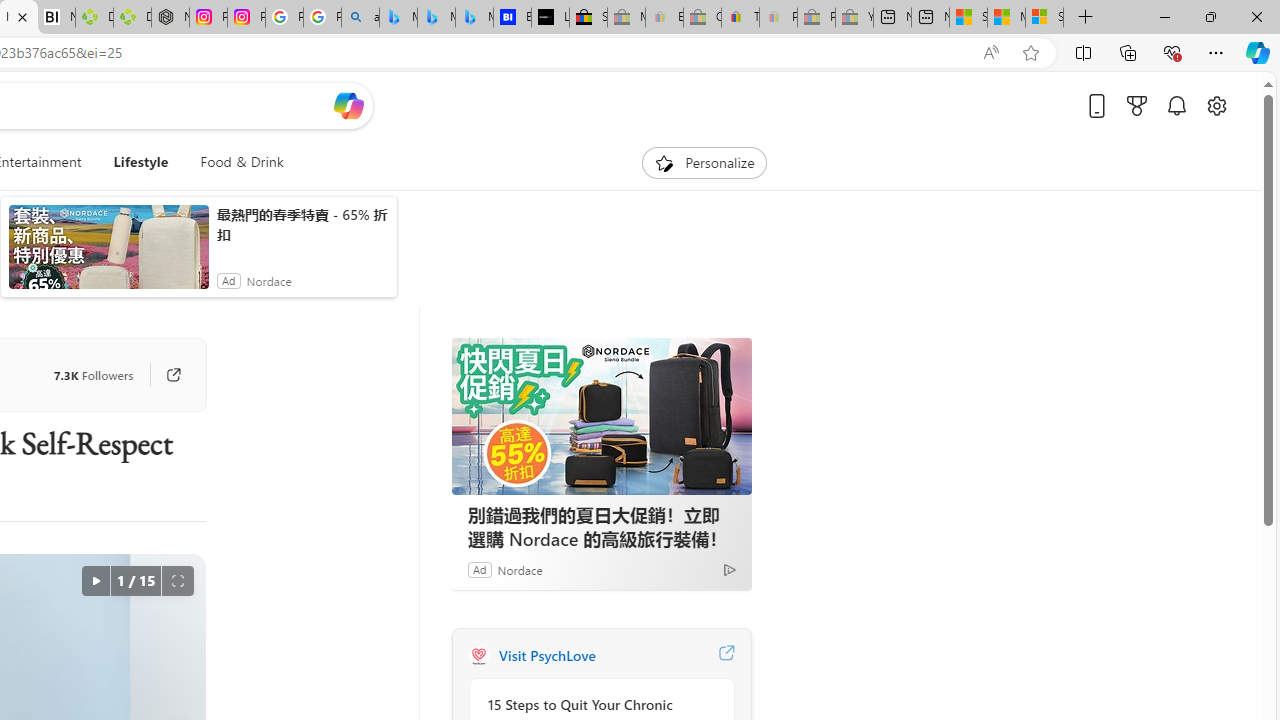 This screenshot has height=720, width=1280. I want to click on 'Press Room - eBay Inc. - Sleeping', so click(816, 17).